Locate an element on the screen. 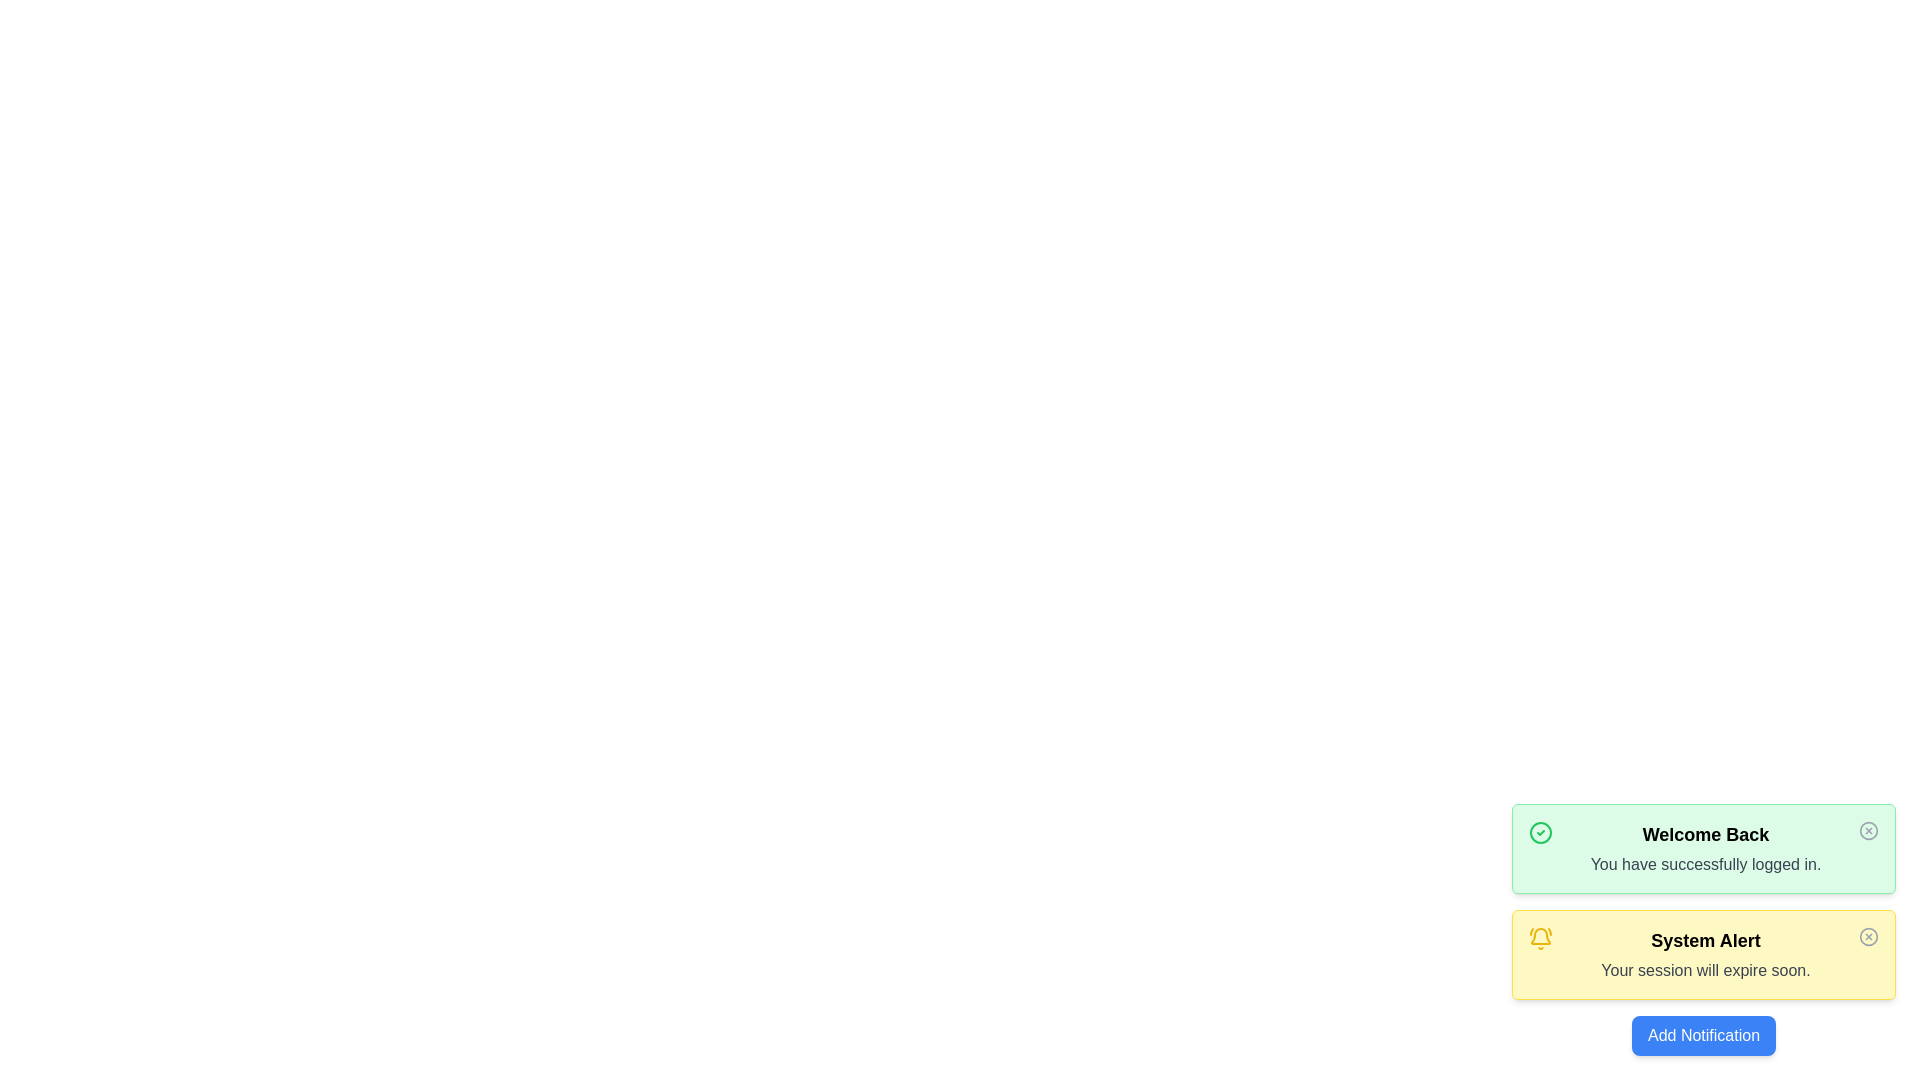 The width and height of the screenshot is (1920, 1080). the 'Welcome Back' text element is located at coordinates (1704, 834).